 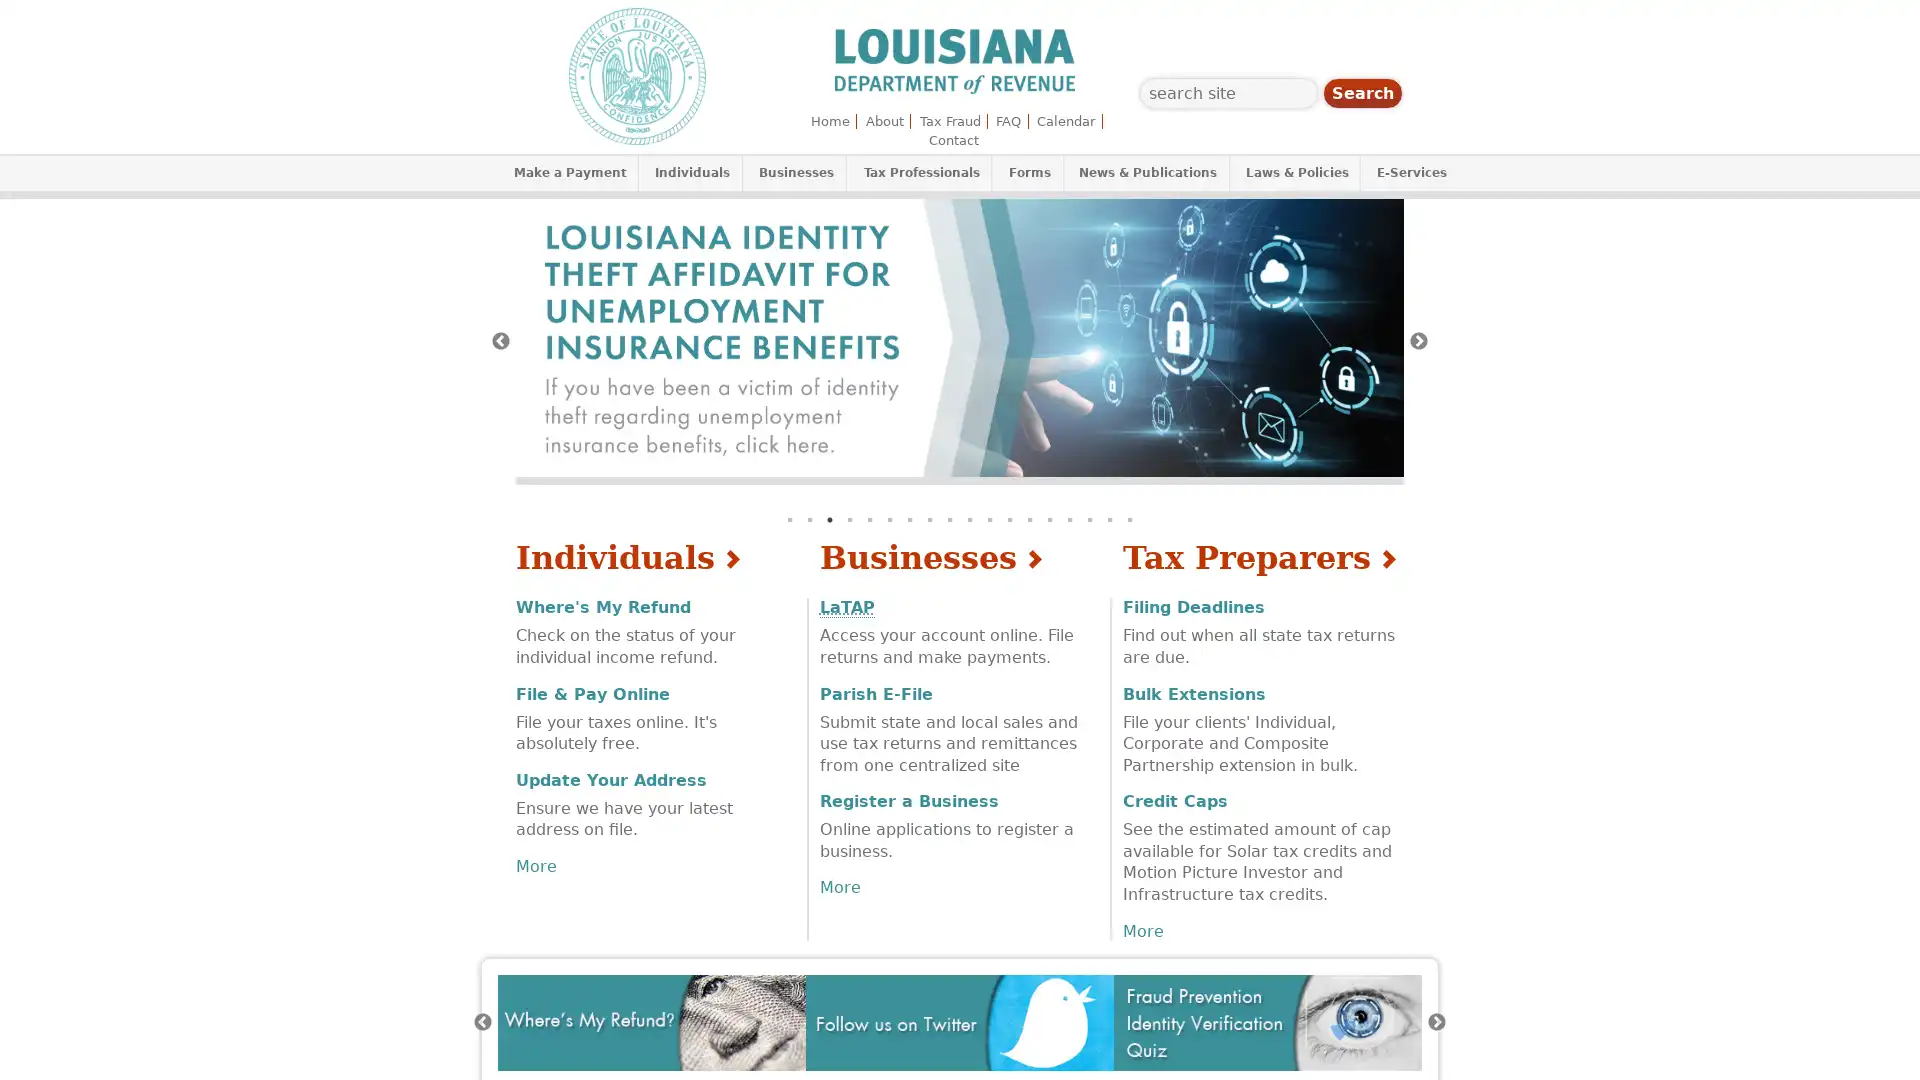 I want to click on Previous, so click(x=500, y=339).